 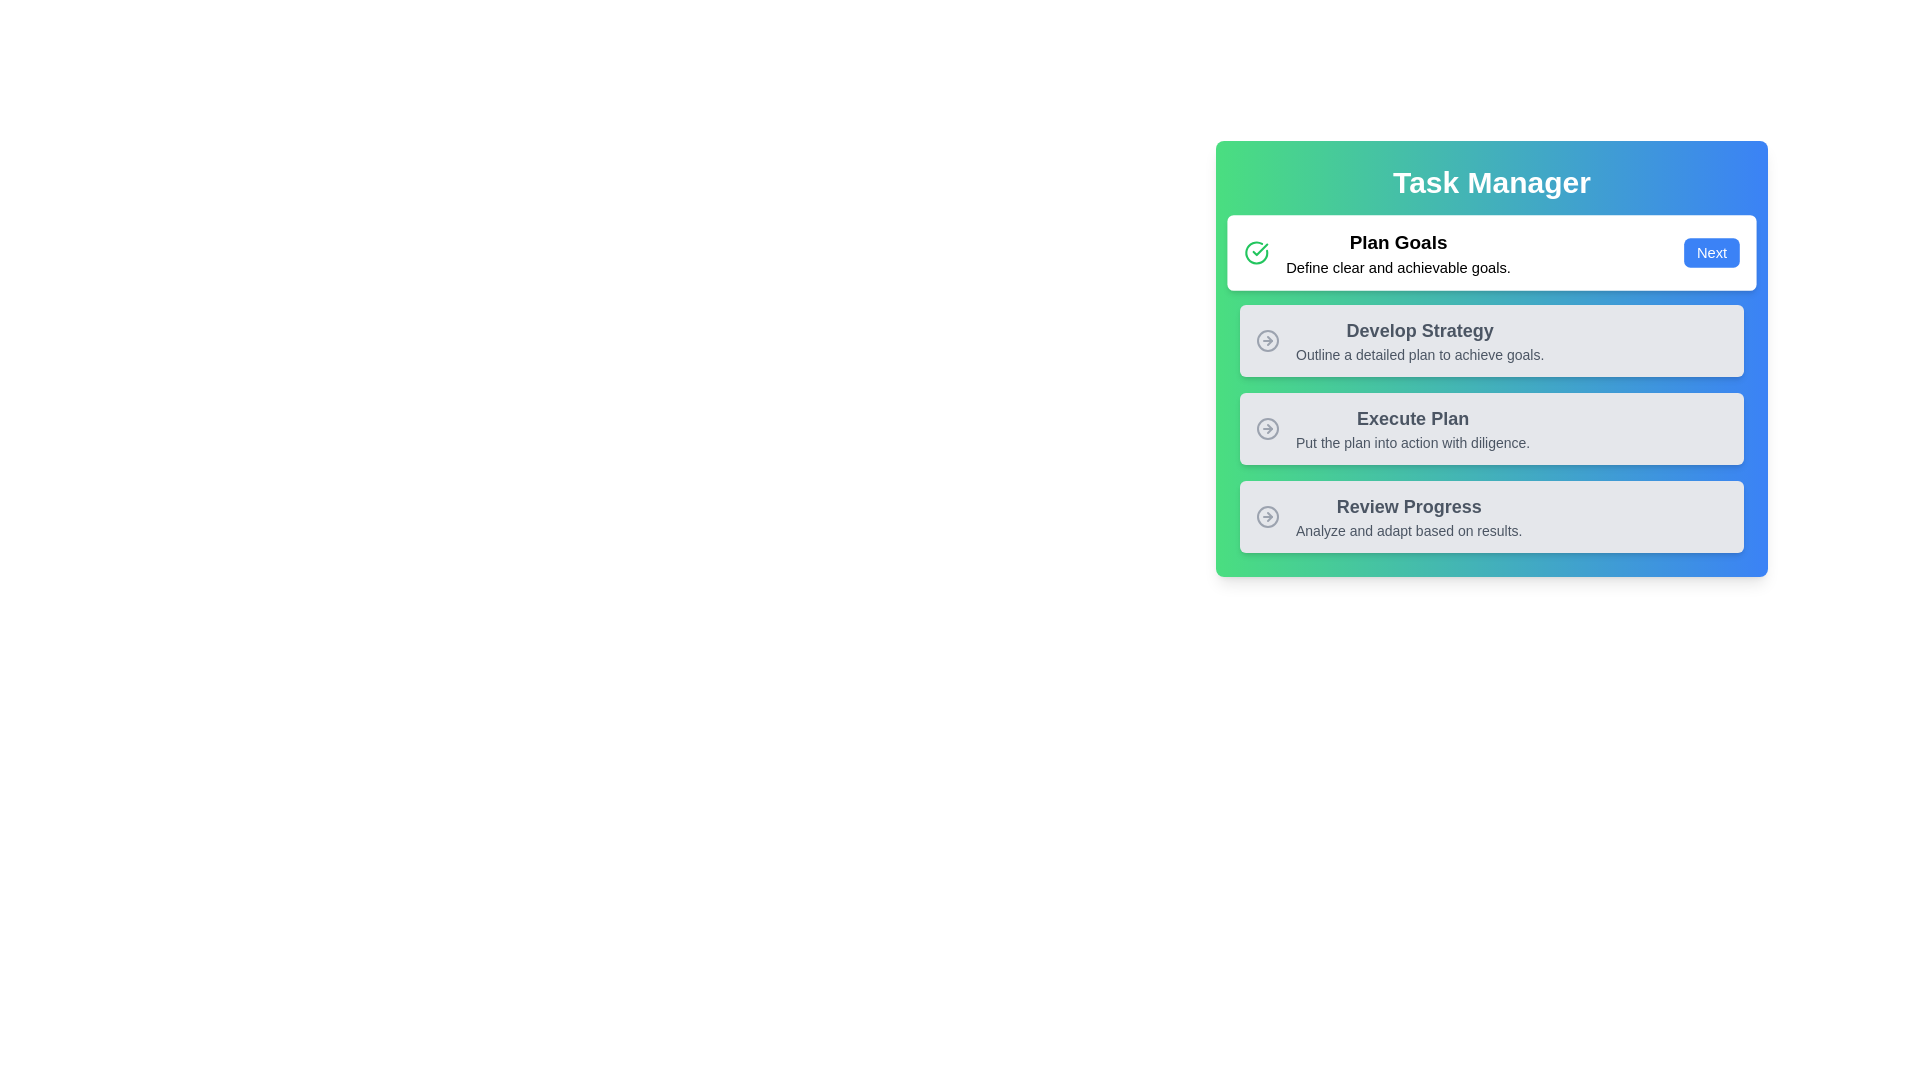 I want to click on text content of the informational block displaying 'Develop Strategy' and 'Outline a detailed plan to achieve goals.', so click(x=1419, y=339).